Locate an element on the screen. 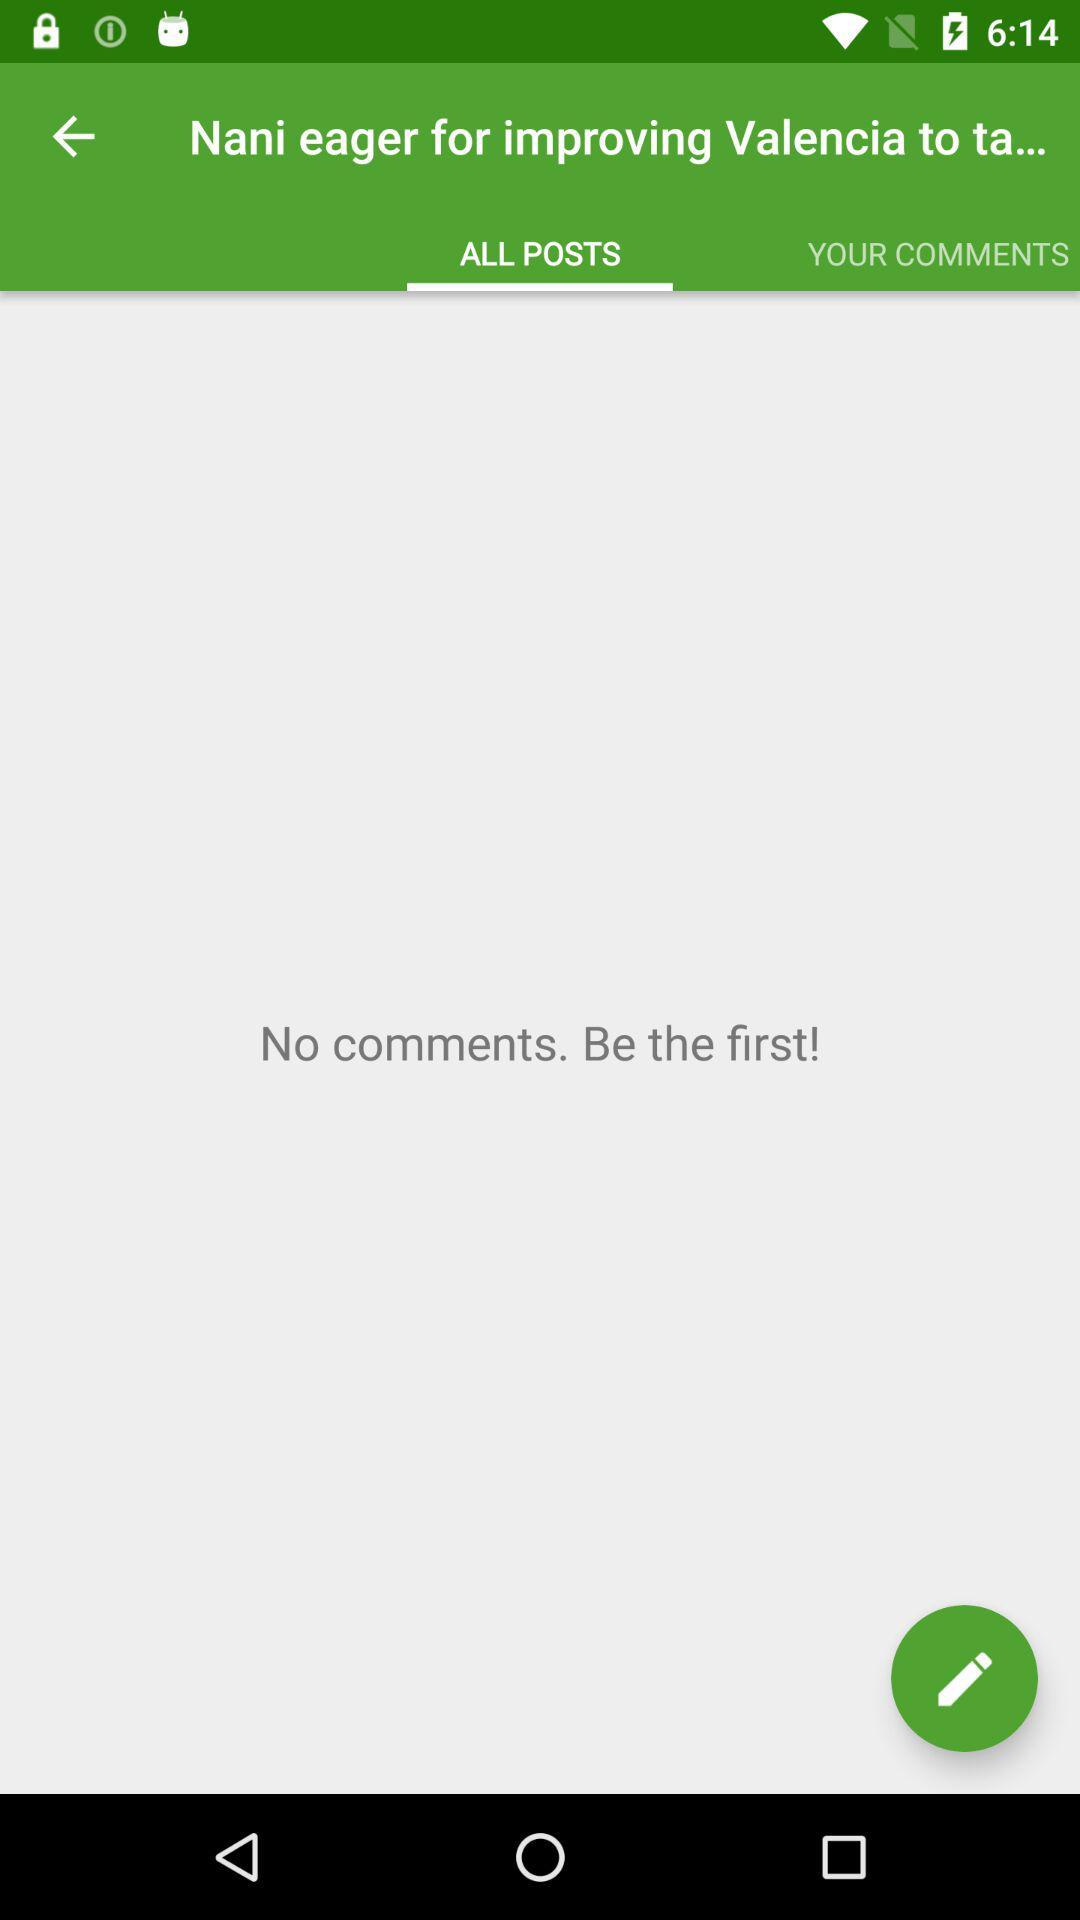 The image size is (1080, 1920). comment container with write comment button is located at coordinates (540, 1041).